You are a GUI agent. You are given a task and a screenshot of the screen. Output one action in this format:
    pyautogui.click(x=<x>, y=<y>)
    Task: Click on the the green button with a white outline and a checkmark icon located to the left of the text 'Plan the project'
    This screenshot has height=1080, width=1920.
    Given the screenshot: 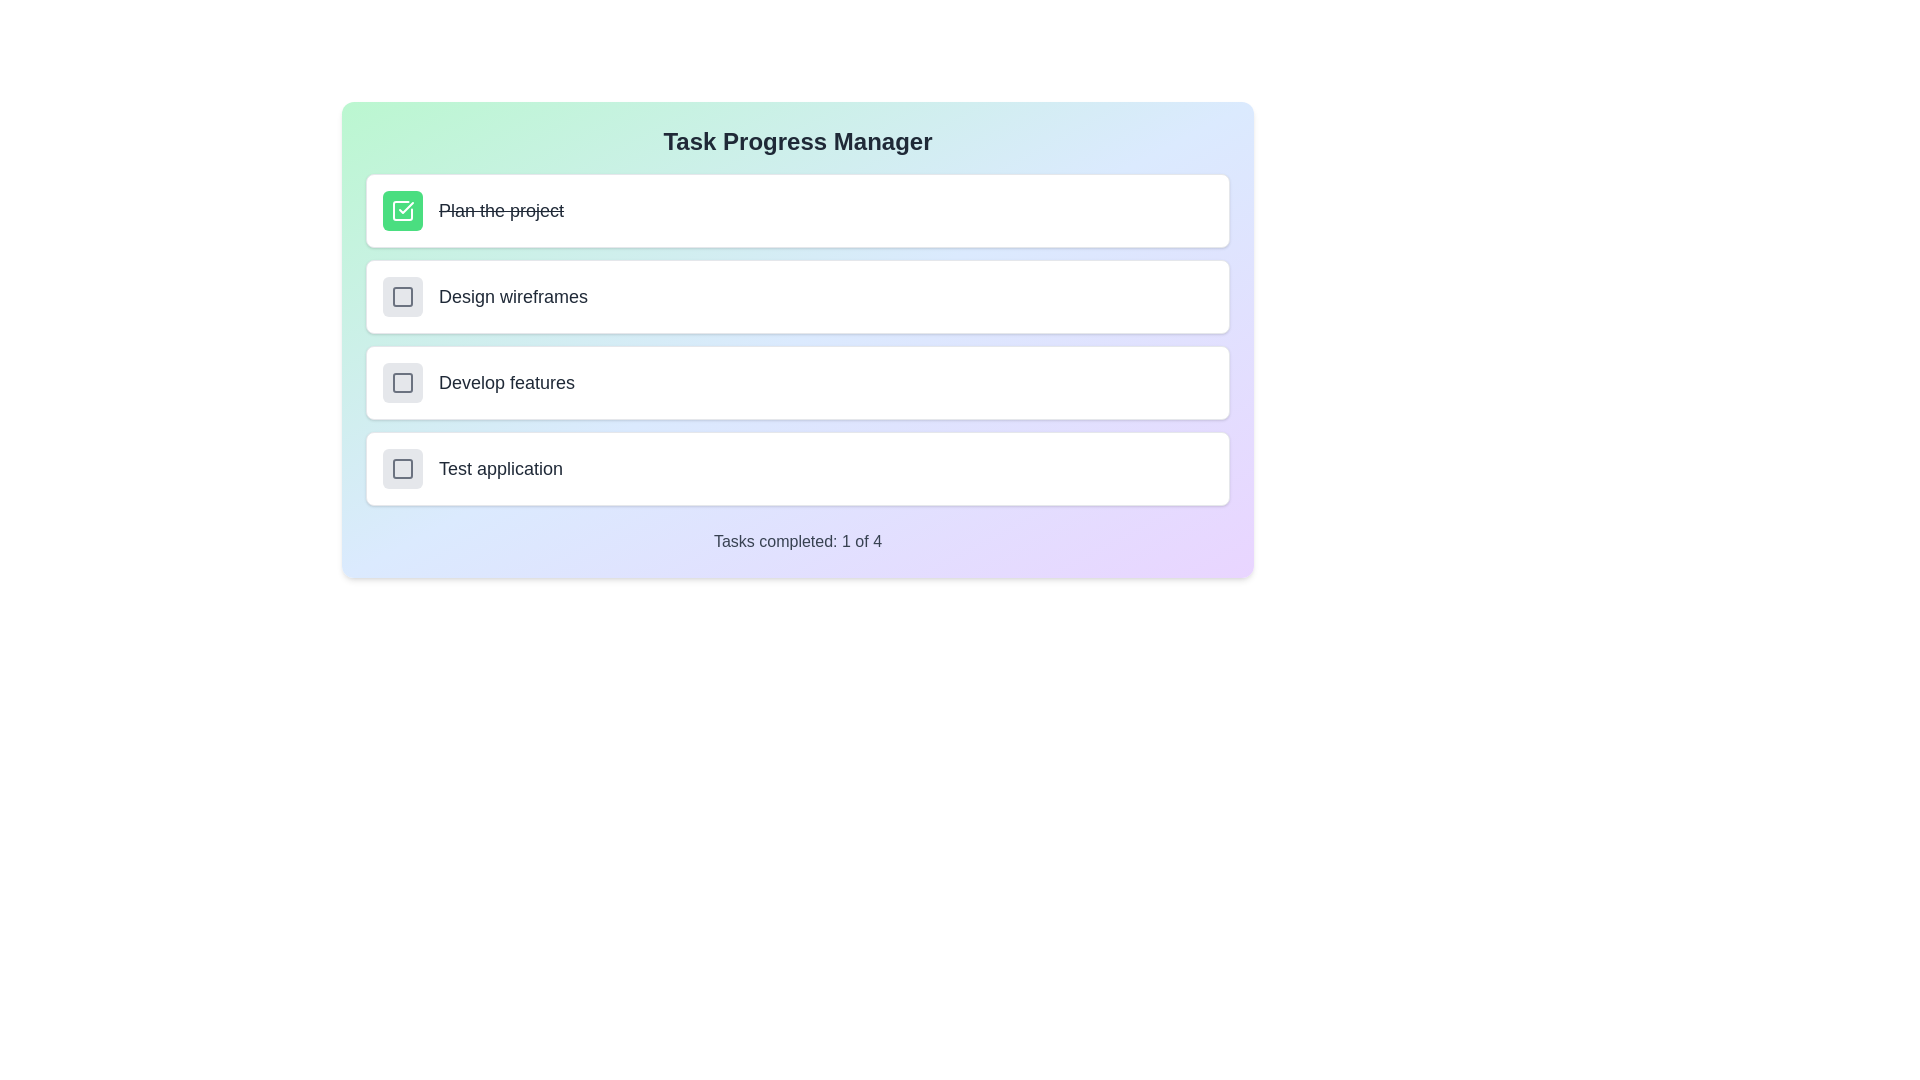 What is the action you would take?
    pyautogui.click(x=402, y=211)
    